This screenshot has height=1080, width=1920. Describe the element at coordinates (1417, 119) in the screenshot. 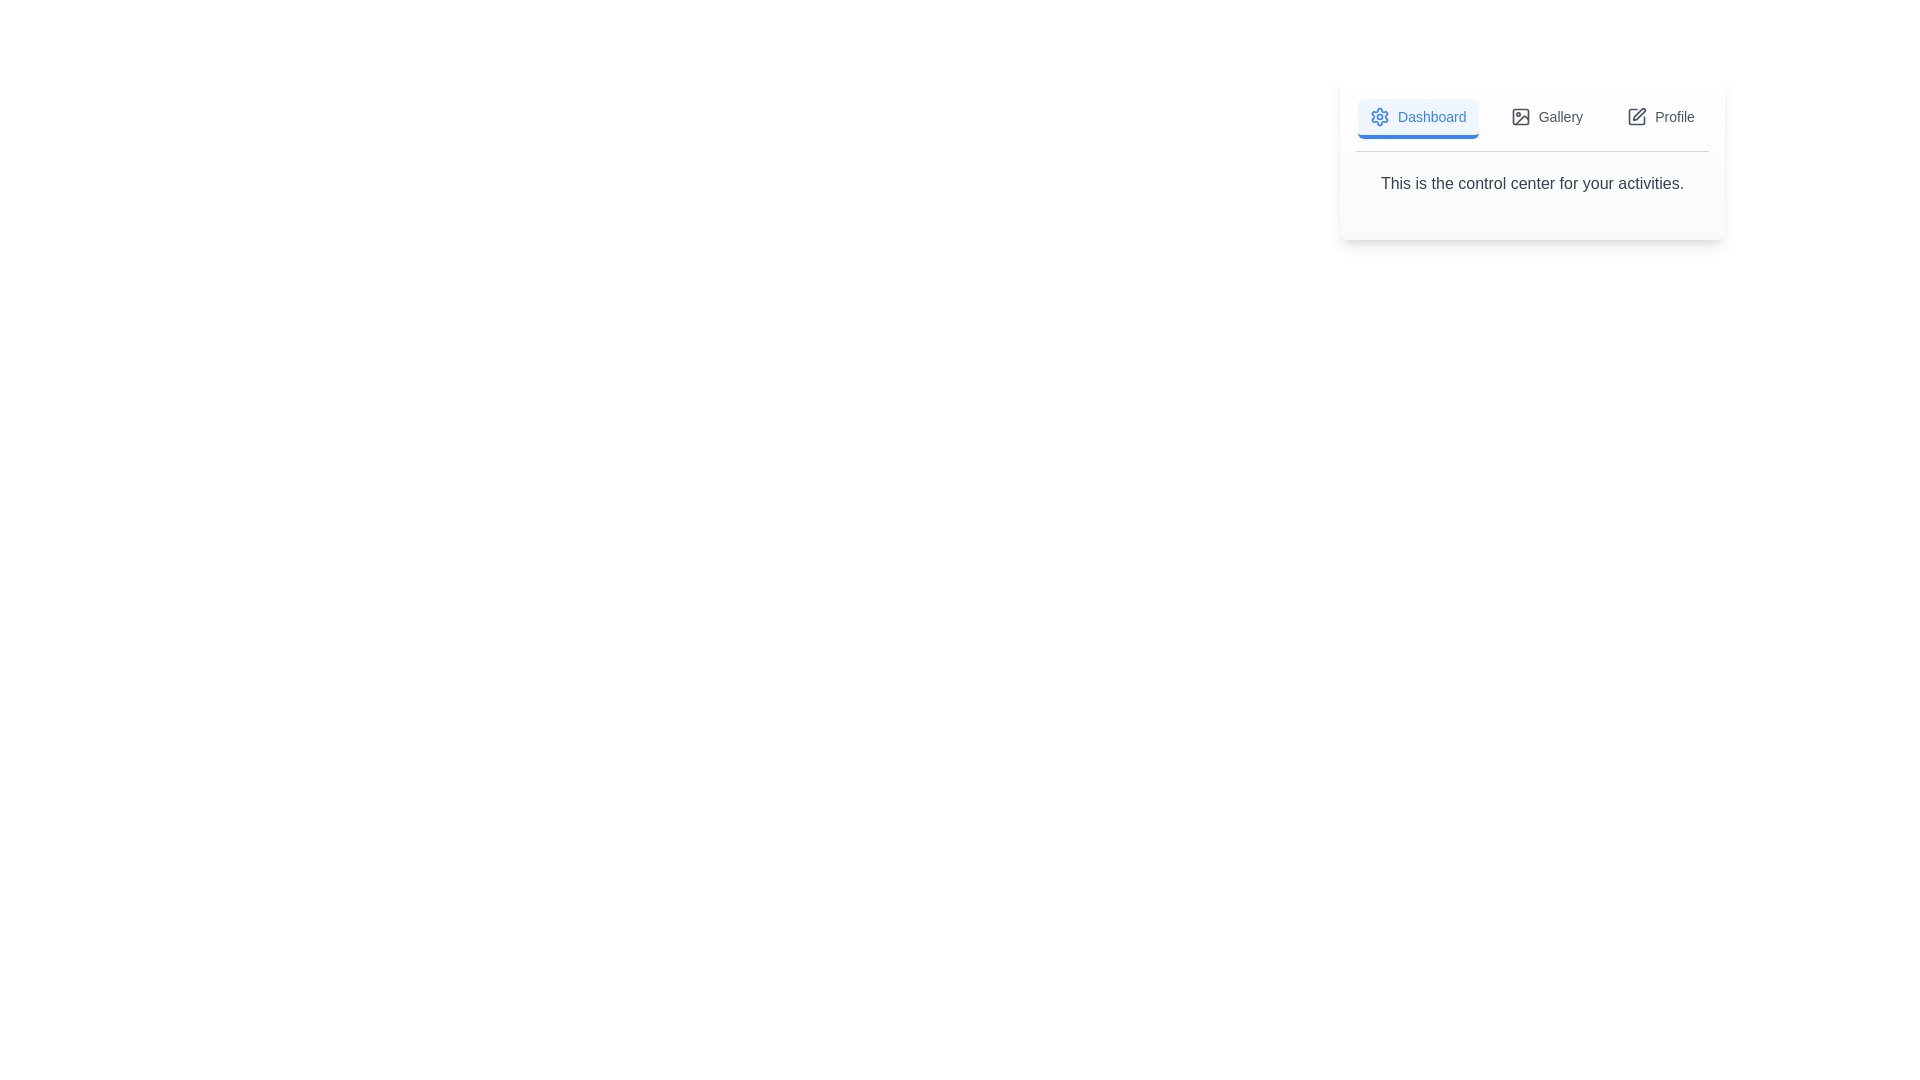

I see `the Dashboard tab` at that location.